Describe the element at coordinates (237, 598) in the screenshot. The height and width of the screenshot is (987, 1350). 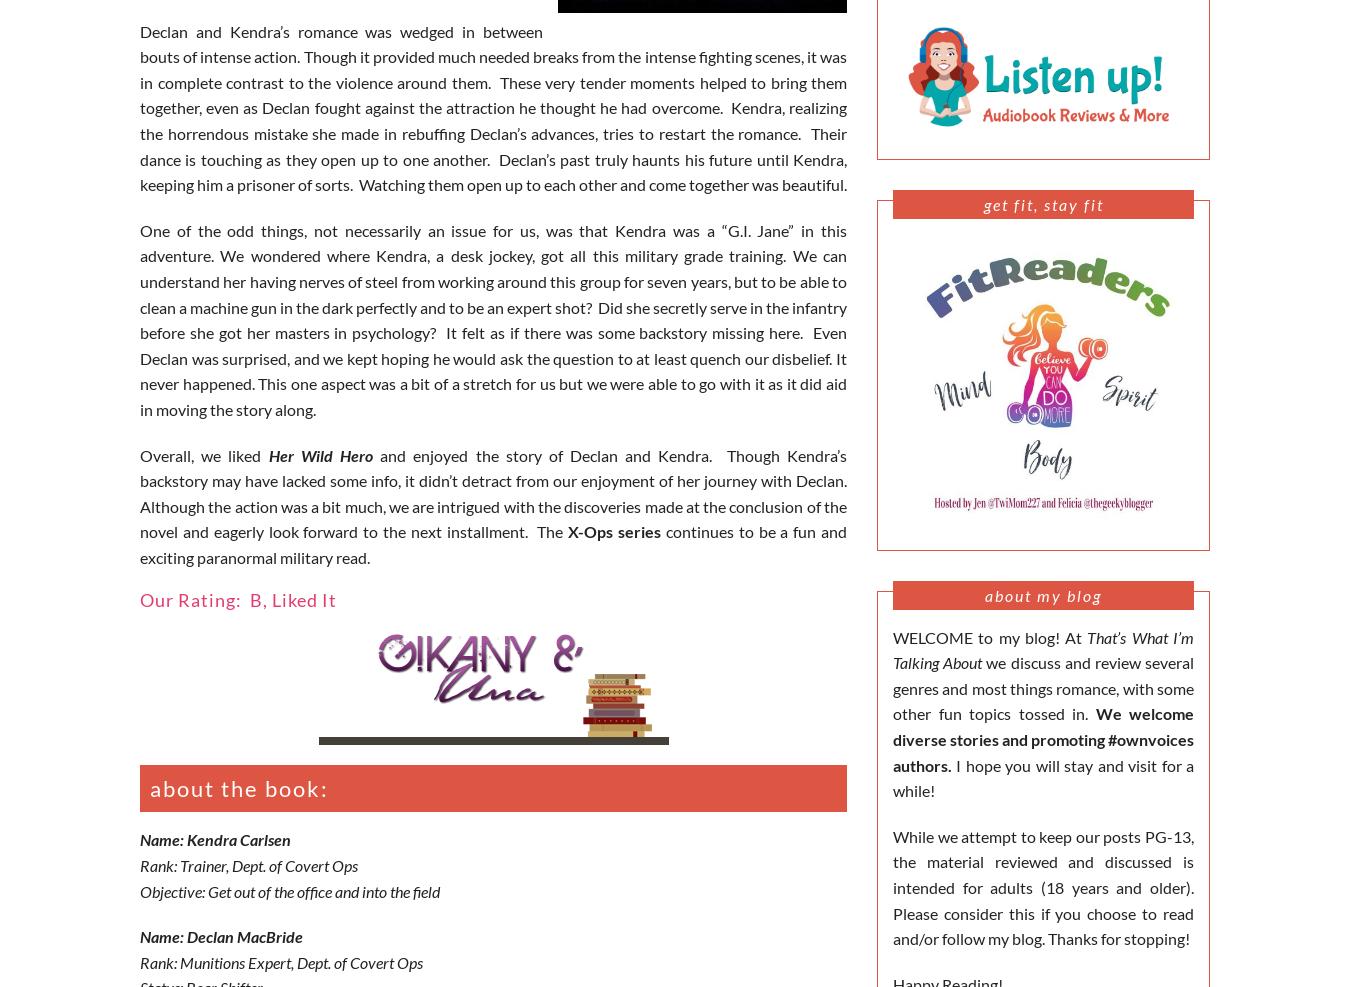
I see `'Our Rating:  B, Liked It'` at that location.